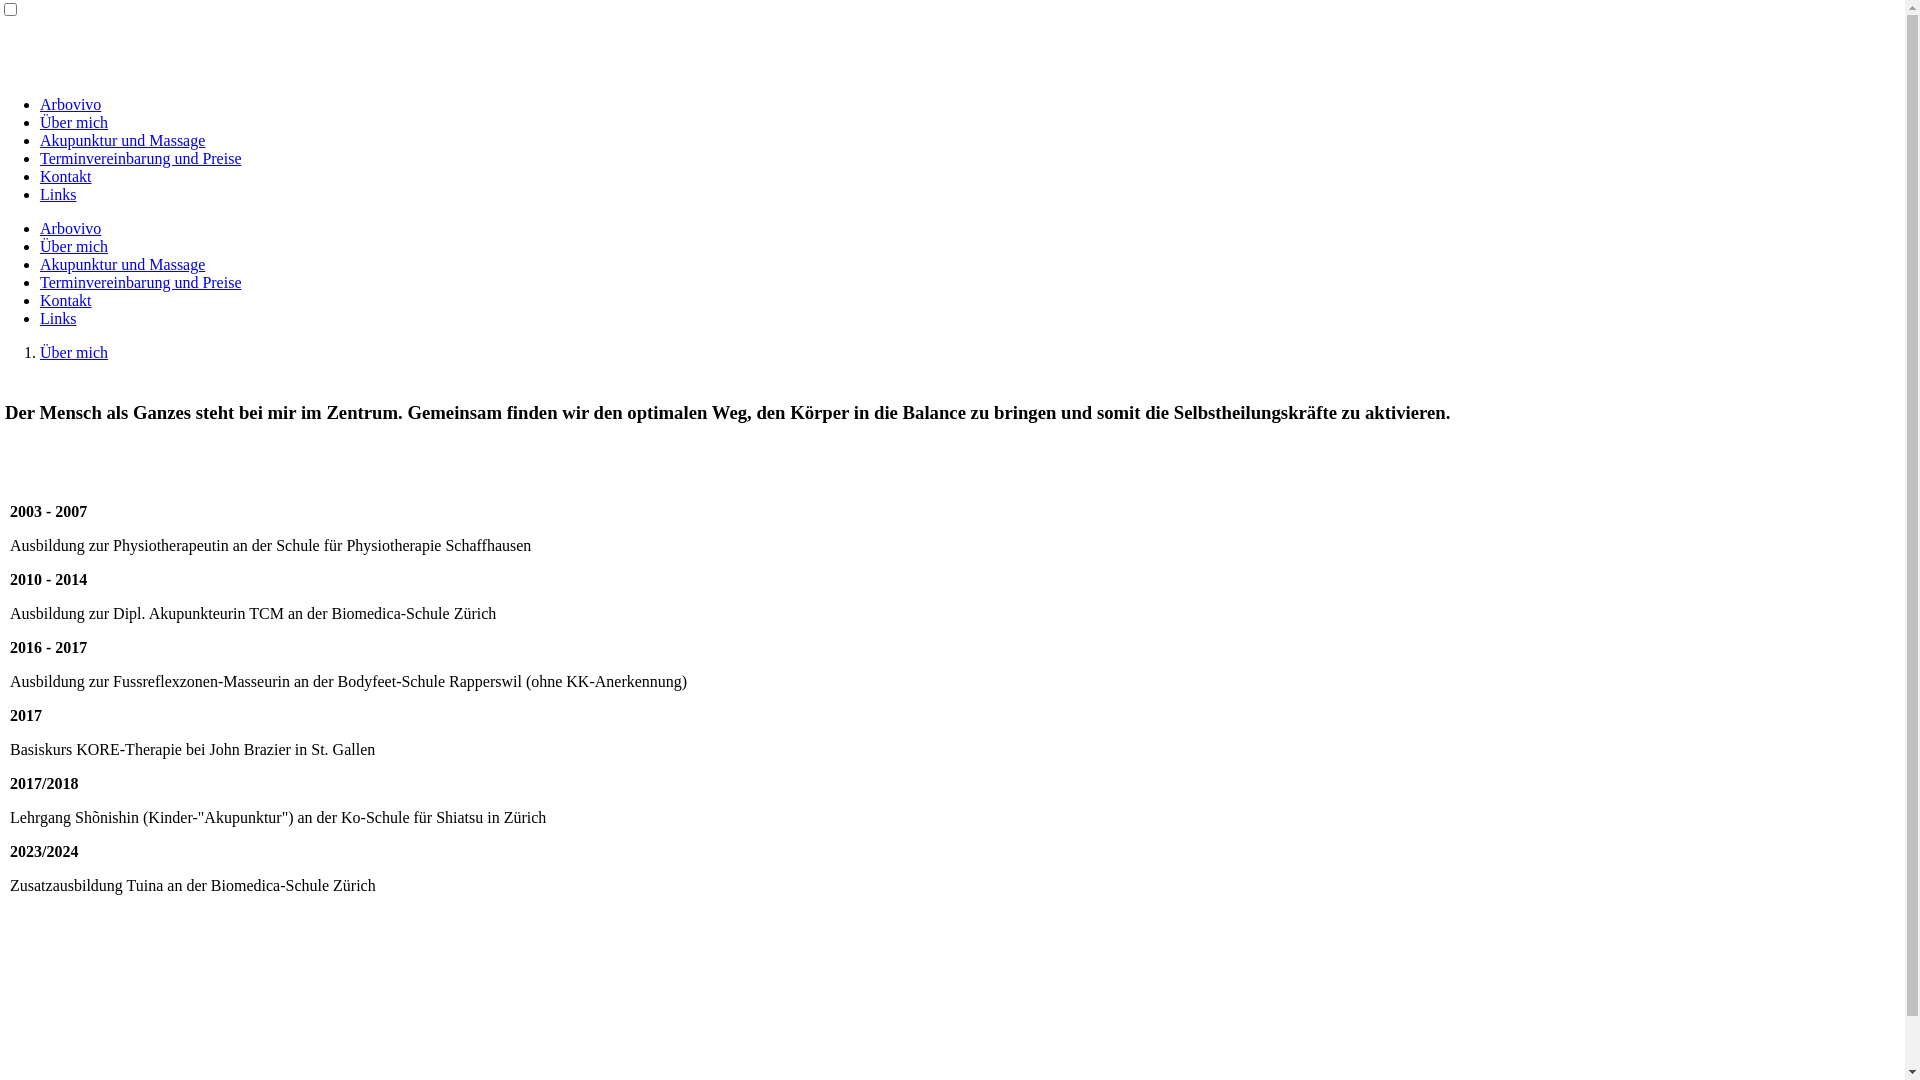 The height and width of the screenshot is (1080, 1920). Describe the element at coordinates (139, 157) in the screenshot. I see `'Terminvereinbarung und Preise'` at that location.